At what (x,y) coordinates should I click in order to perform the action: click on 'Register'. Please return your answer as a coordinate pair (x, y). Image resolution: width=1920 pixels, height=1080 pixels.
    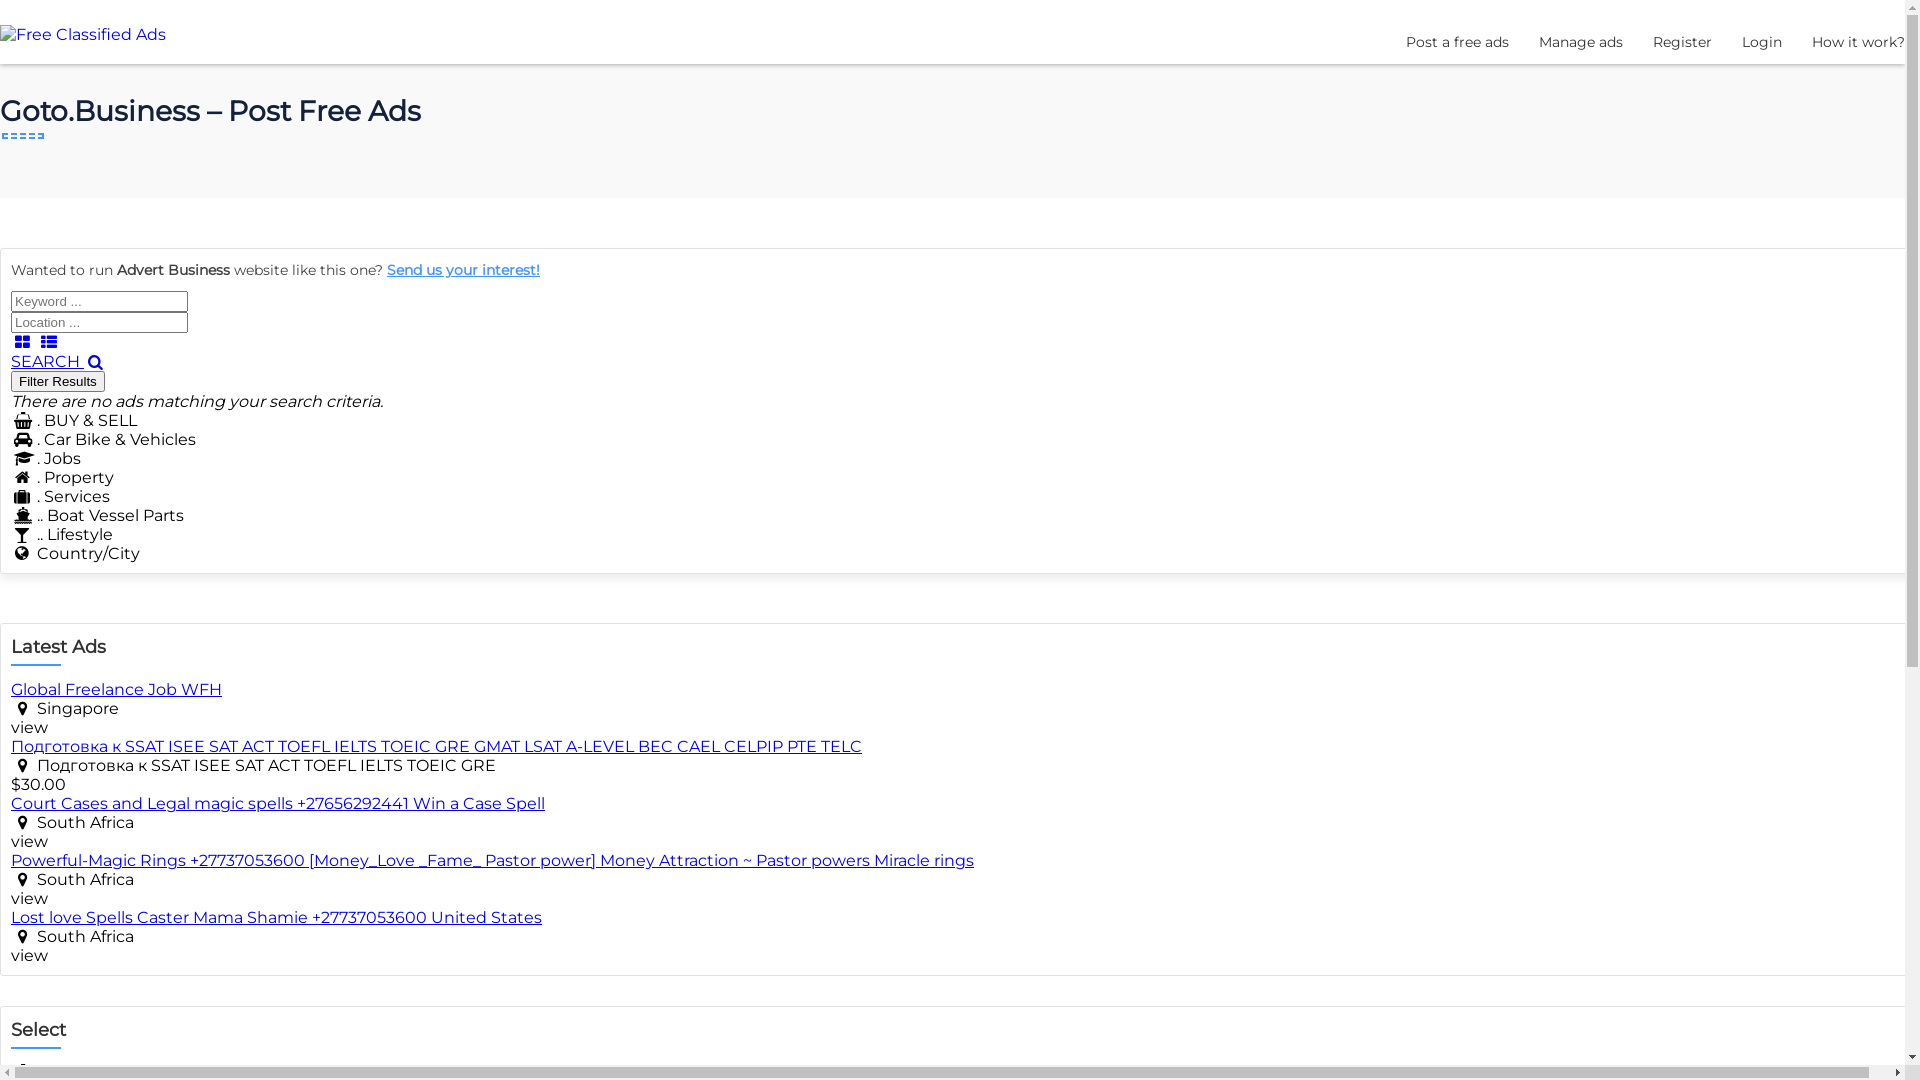
    Looking at the image, I should click on (1652, 42).